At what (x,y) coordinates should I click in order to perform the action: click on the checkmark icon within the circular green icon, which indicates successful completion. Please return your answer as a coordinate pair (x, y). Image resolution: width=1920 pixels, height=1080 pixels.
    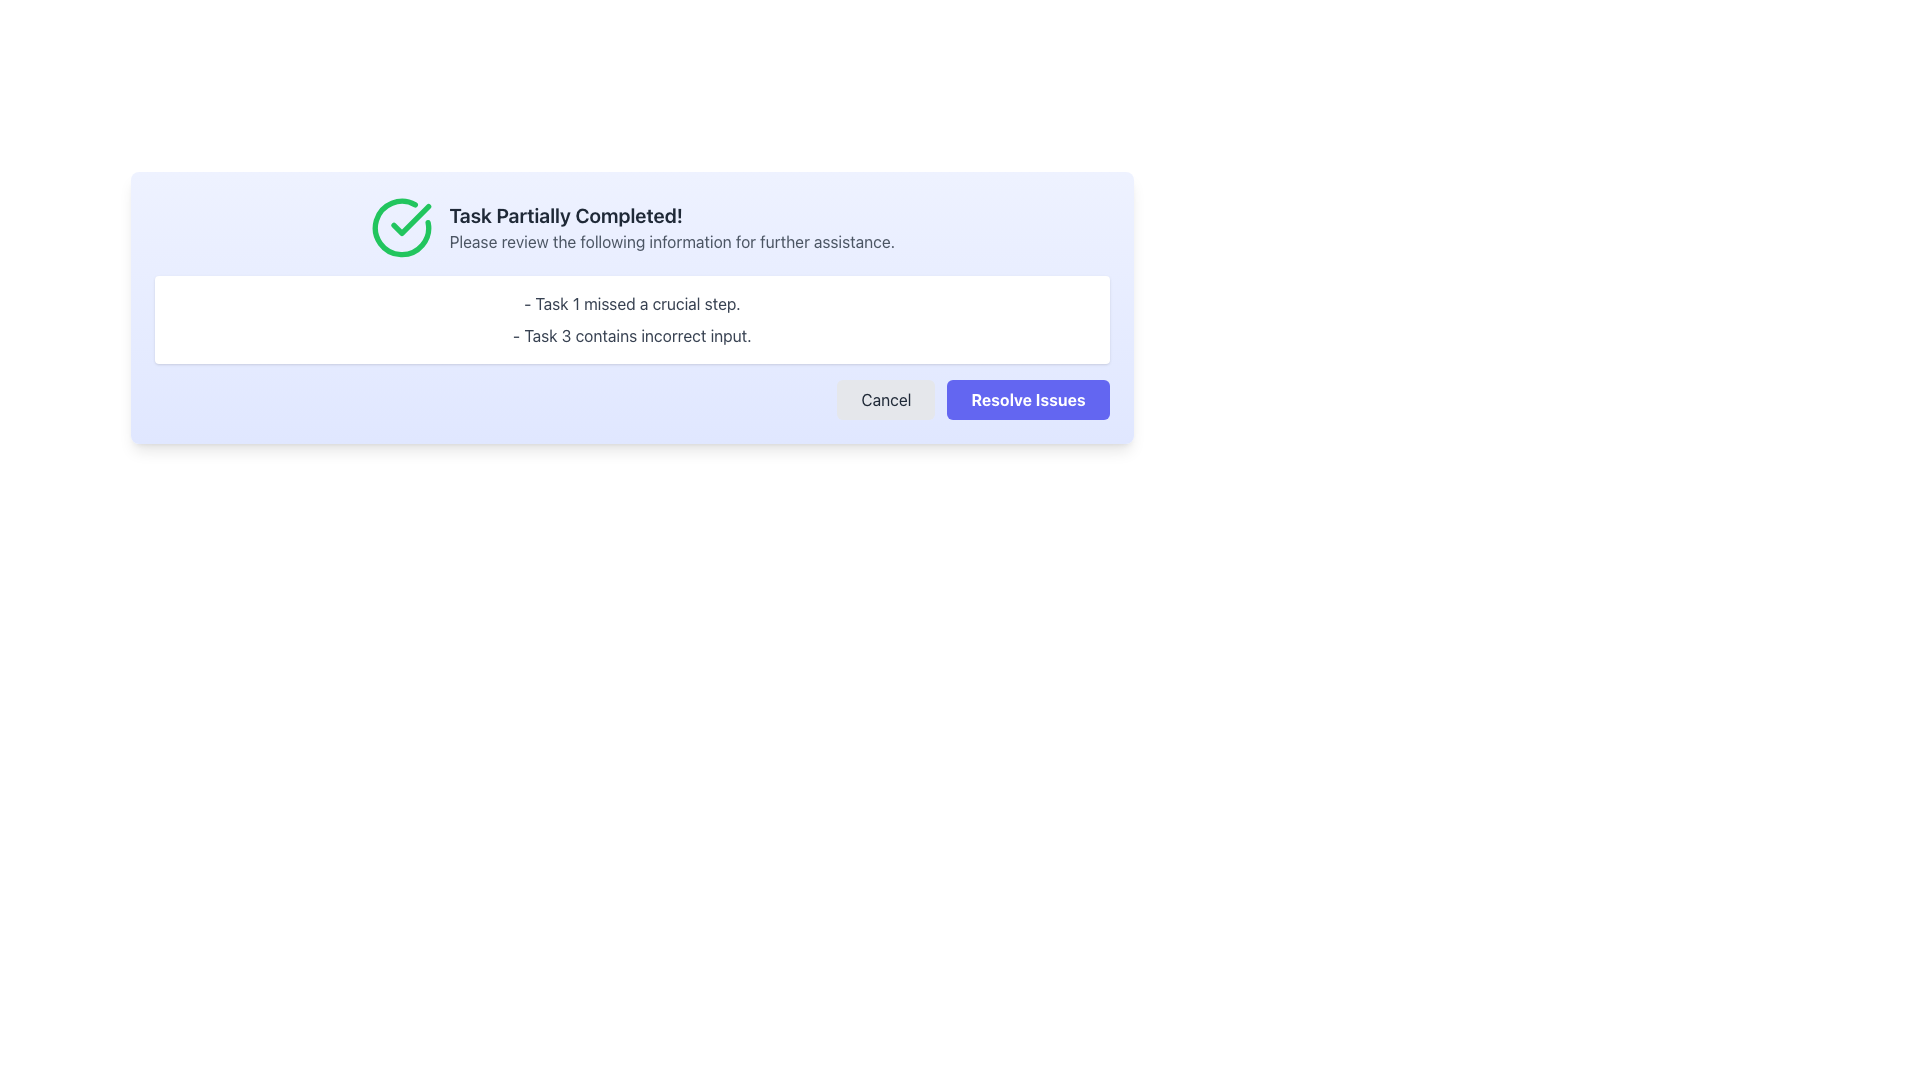
    Looking at the image, I should click on (409, 219).